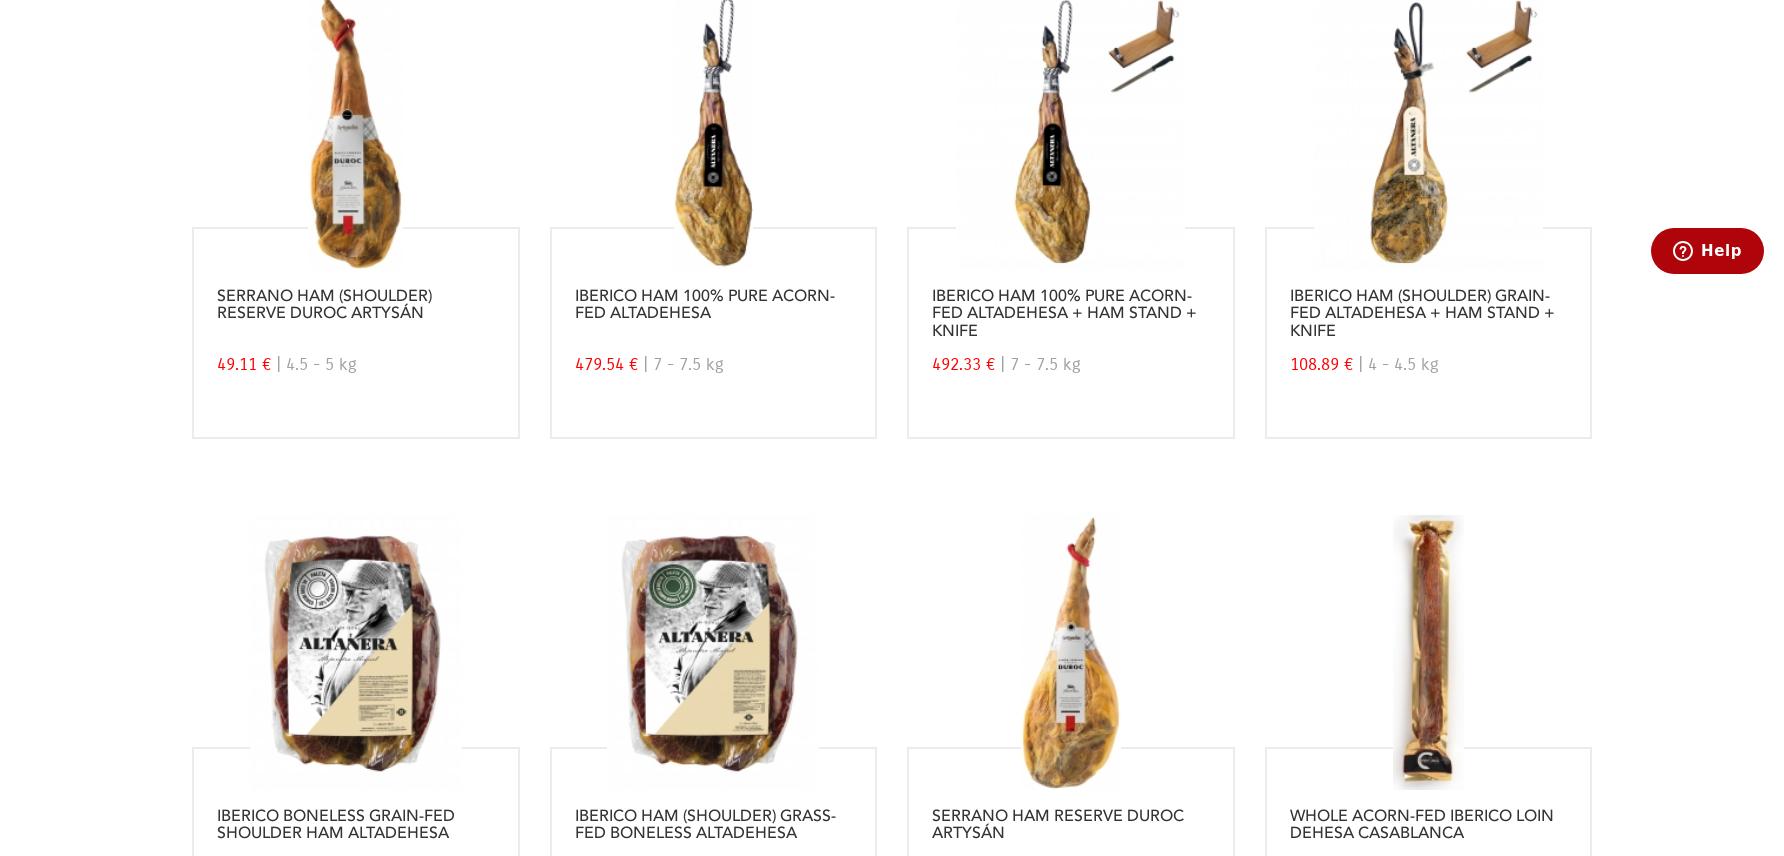 The width and height of the screenshot is (1784, 856). I want to click on 'Iberico boneless grain-fed shoulder ham Altadehesa', so click(334, 824).